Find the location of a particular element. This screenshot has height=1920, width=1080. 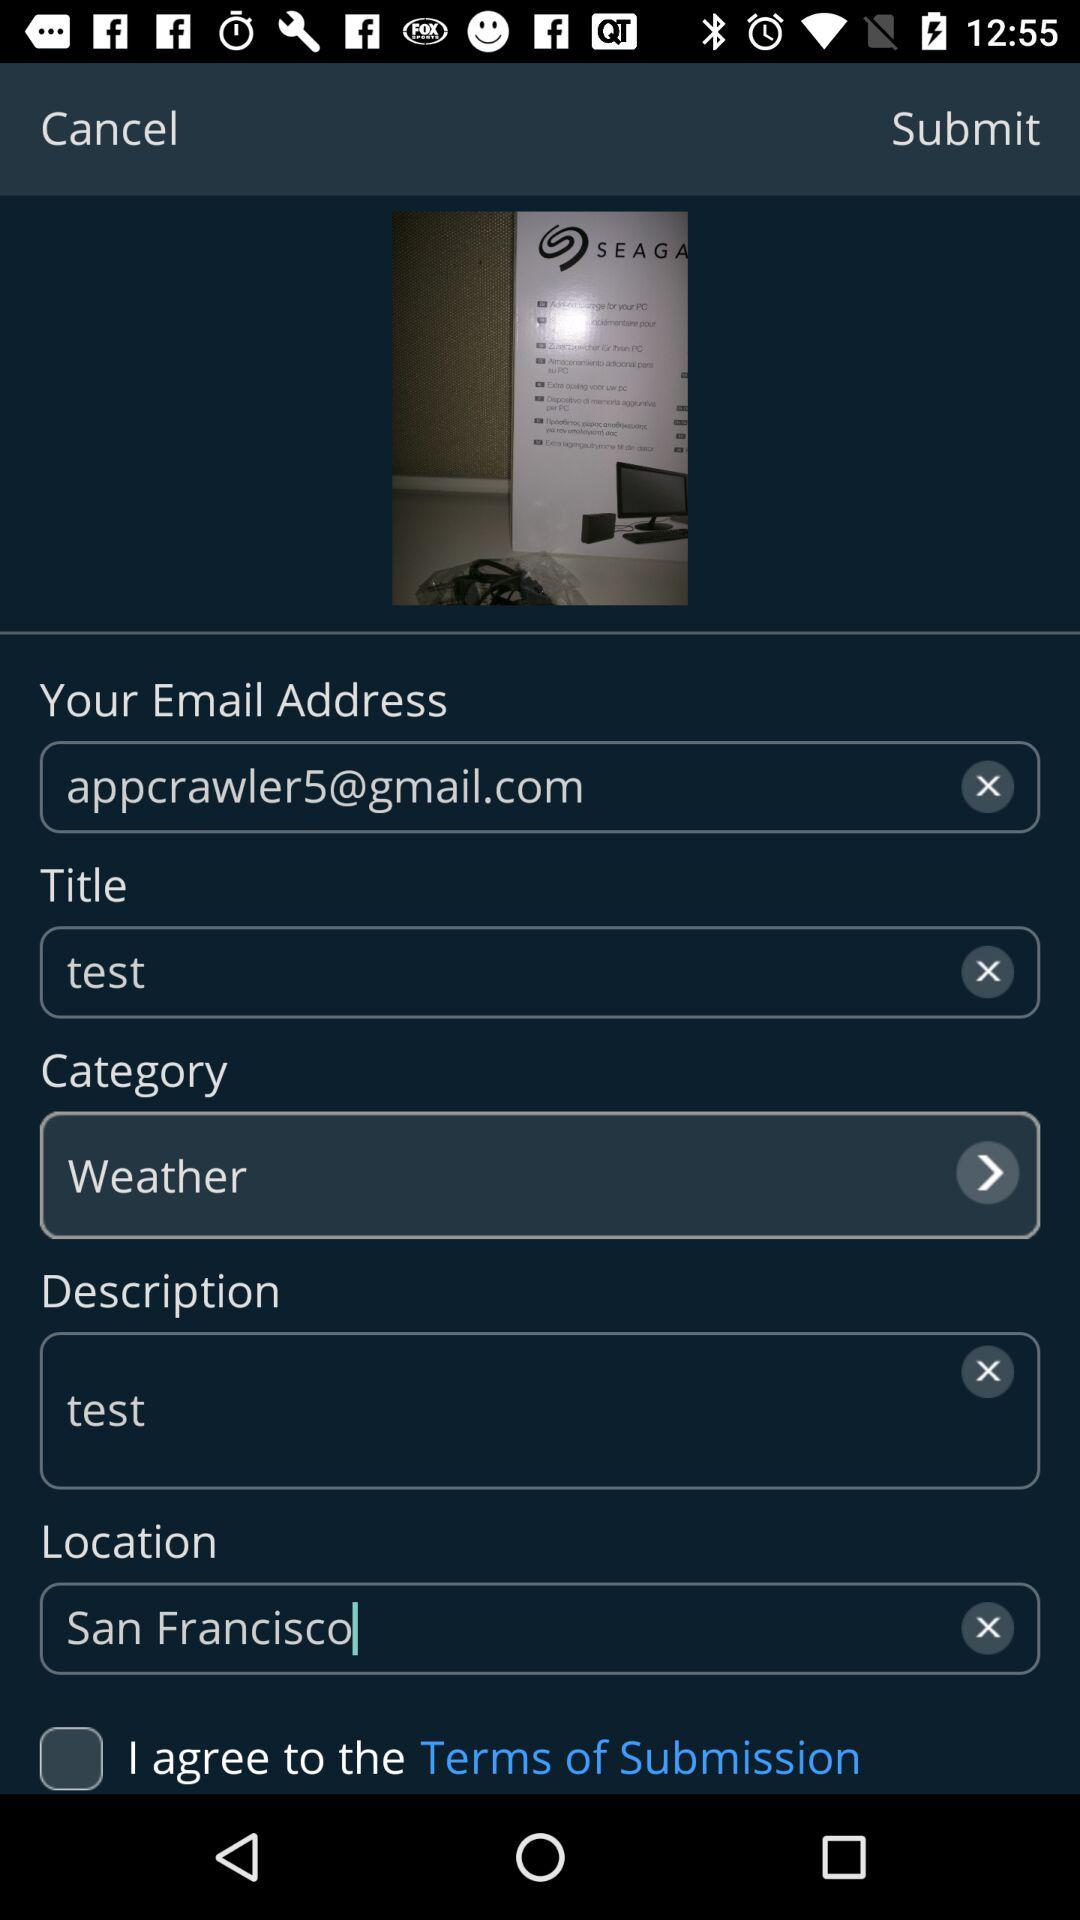

the close icon is located at coordinates (986, 785).